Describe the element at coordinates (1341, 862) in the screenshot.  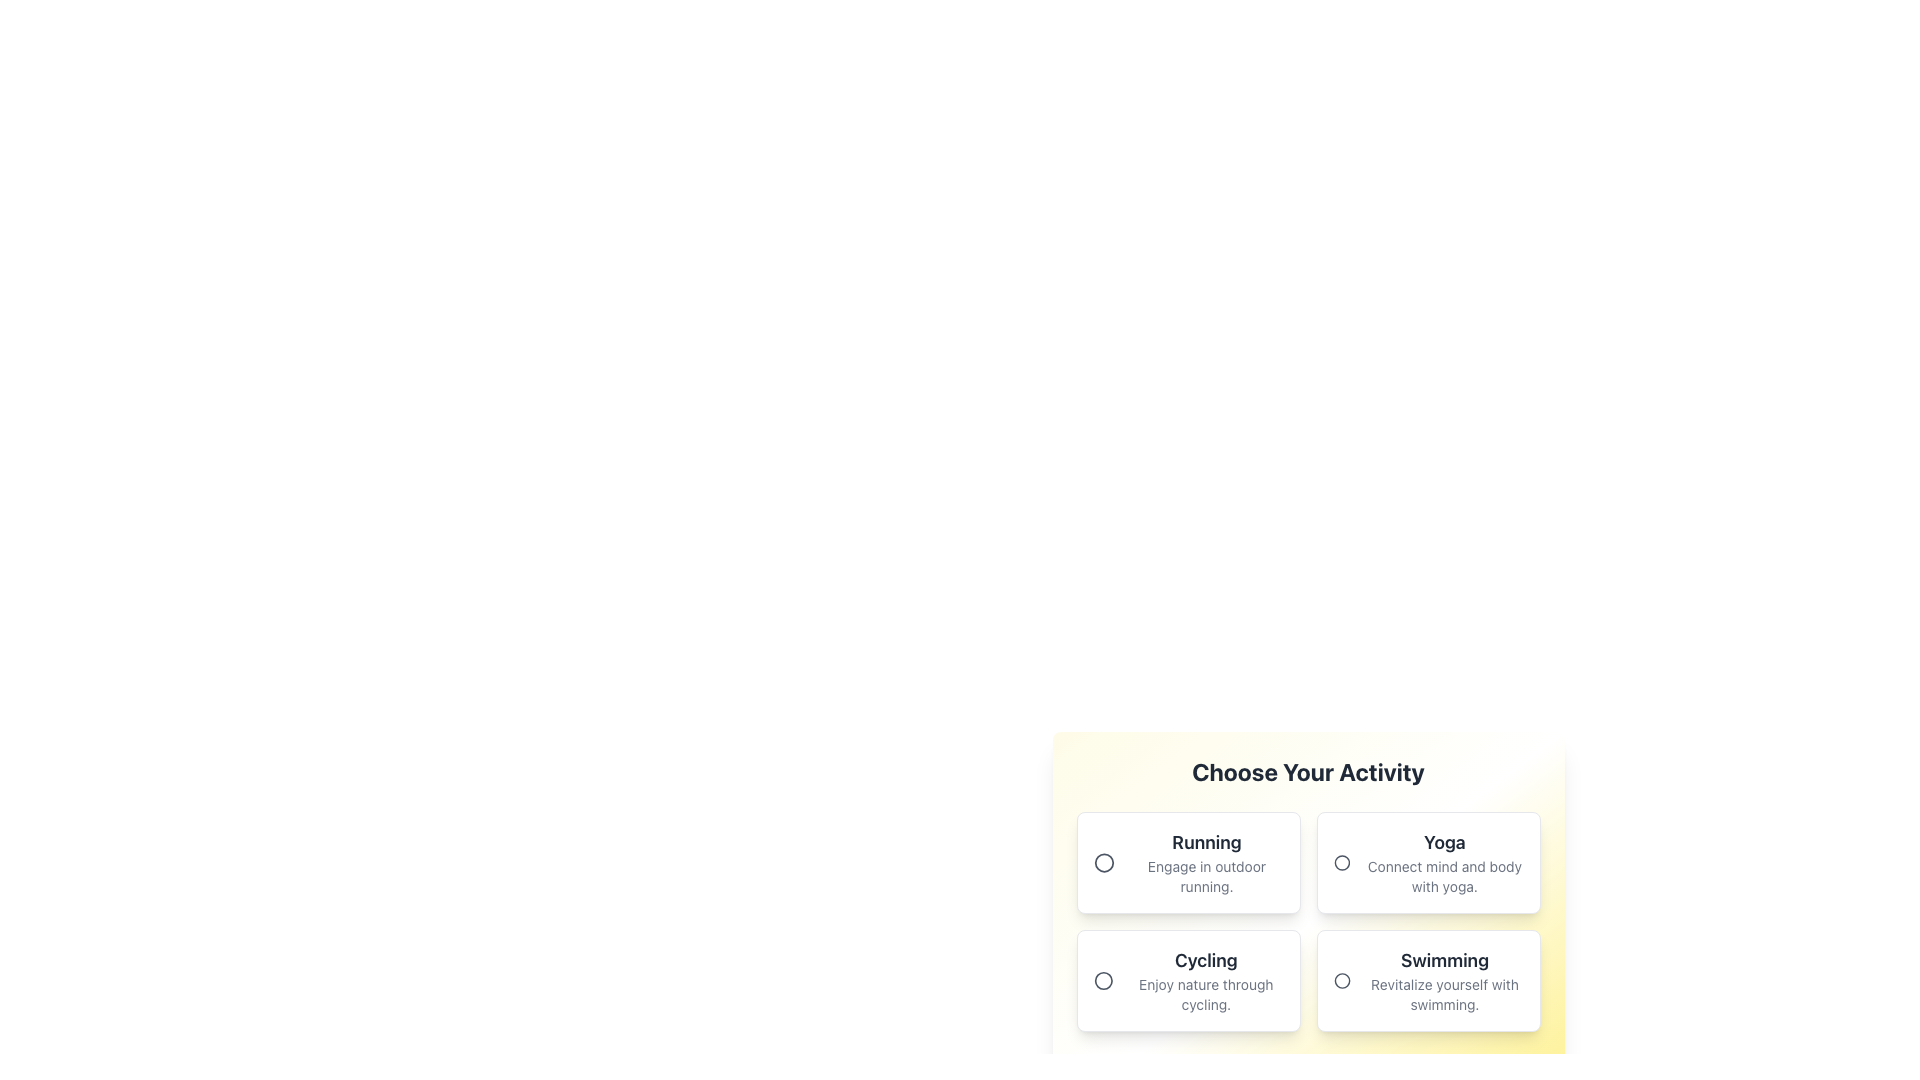
I see `the decorative Yoga icon located in the top-right card of the 'Choose Your Activity' section` at that location.